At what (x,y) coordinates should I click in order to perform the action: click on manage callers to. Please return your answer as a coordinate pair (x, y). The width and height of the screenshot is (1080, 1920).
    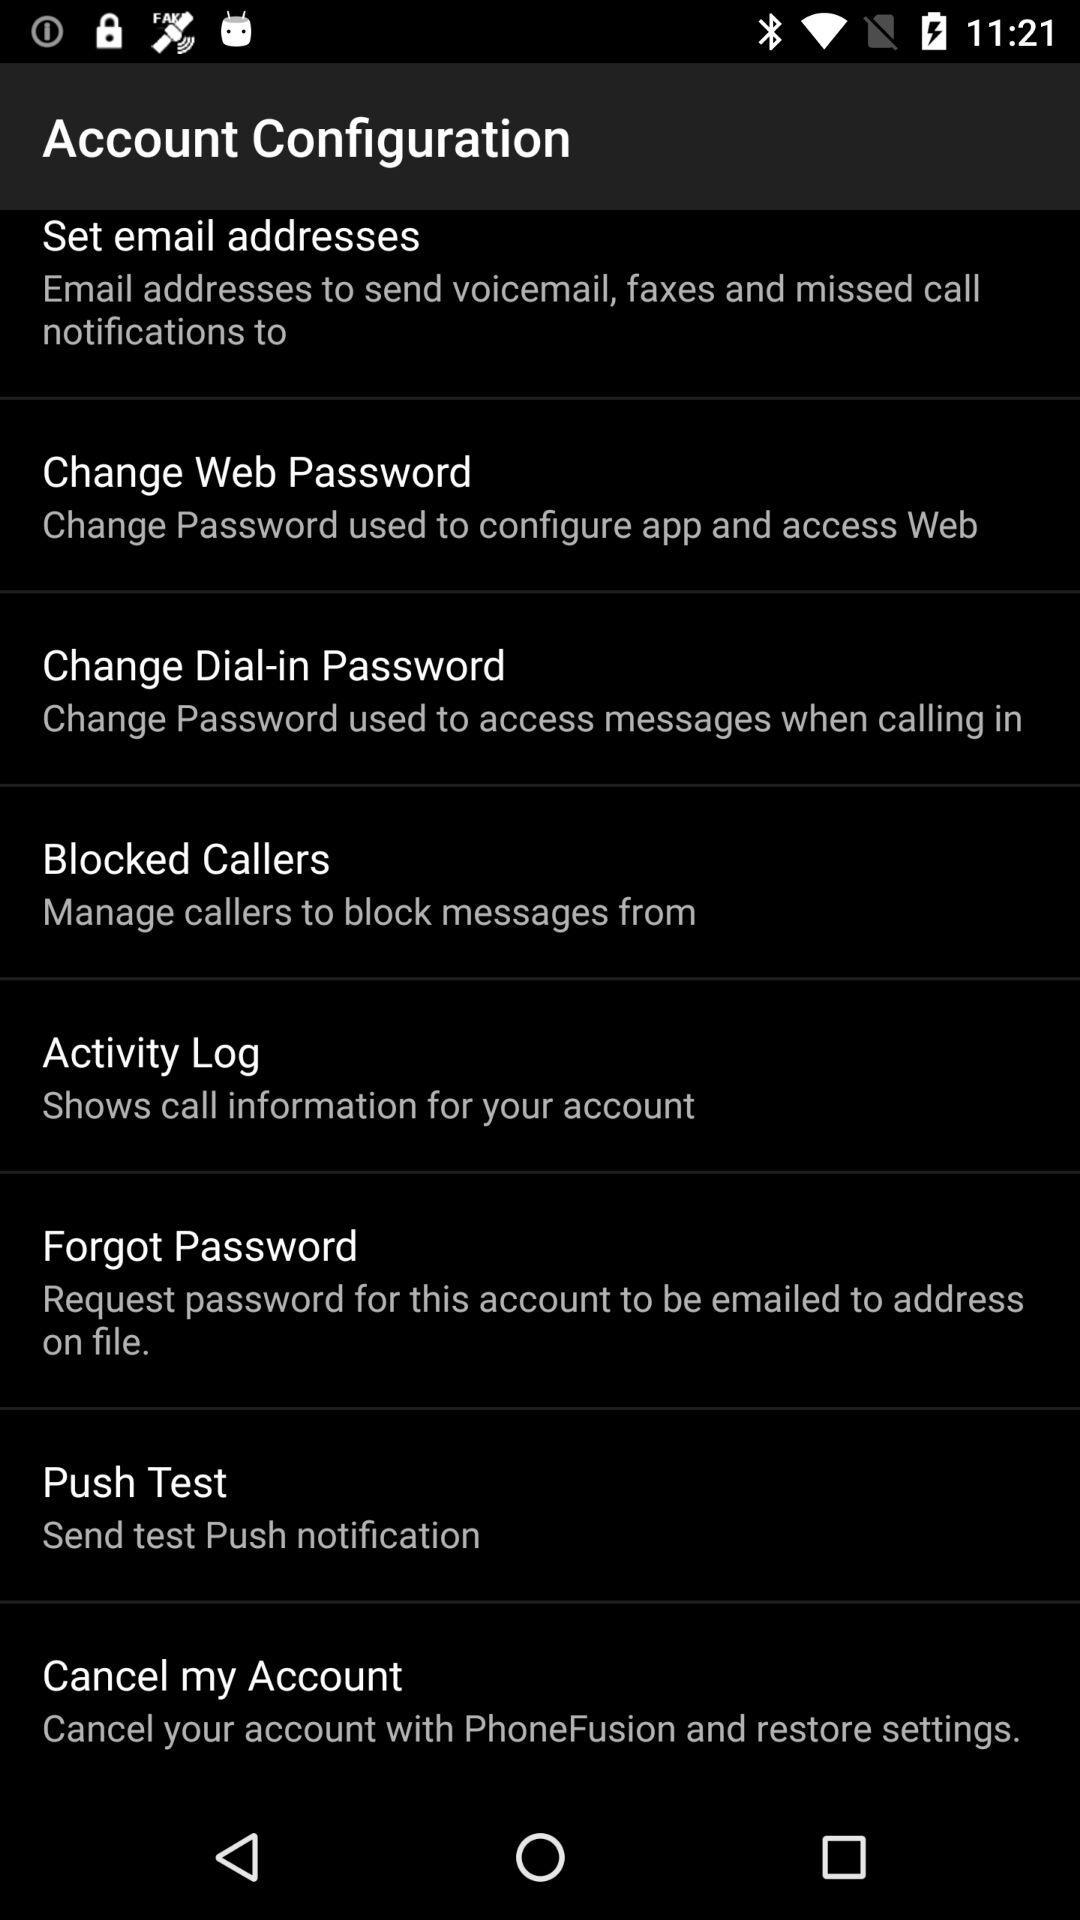
    Looking at the image, I should click on (369, 909).